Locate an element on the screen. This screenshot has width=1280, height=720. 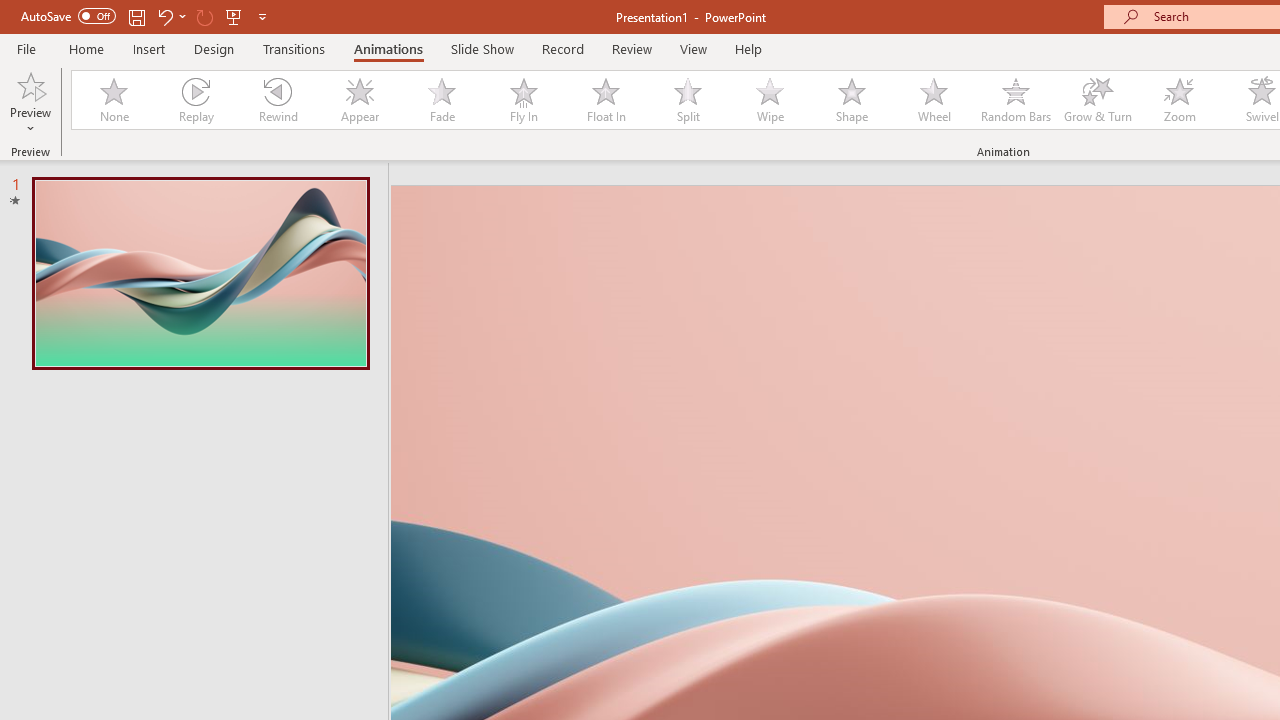
'Preview' is located at coordinates (30, 84).